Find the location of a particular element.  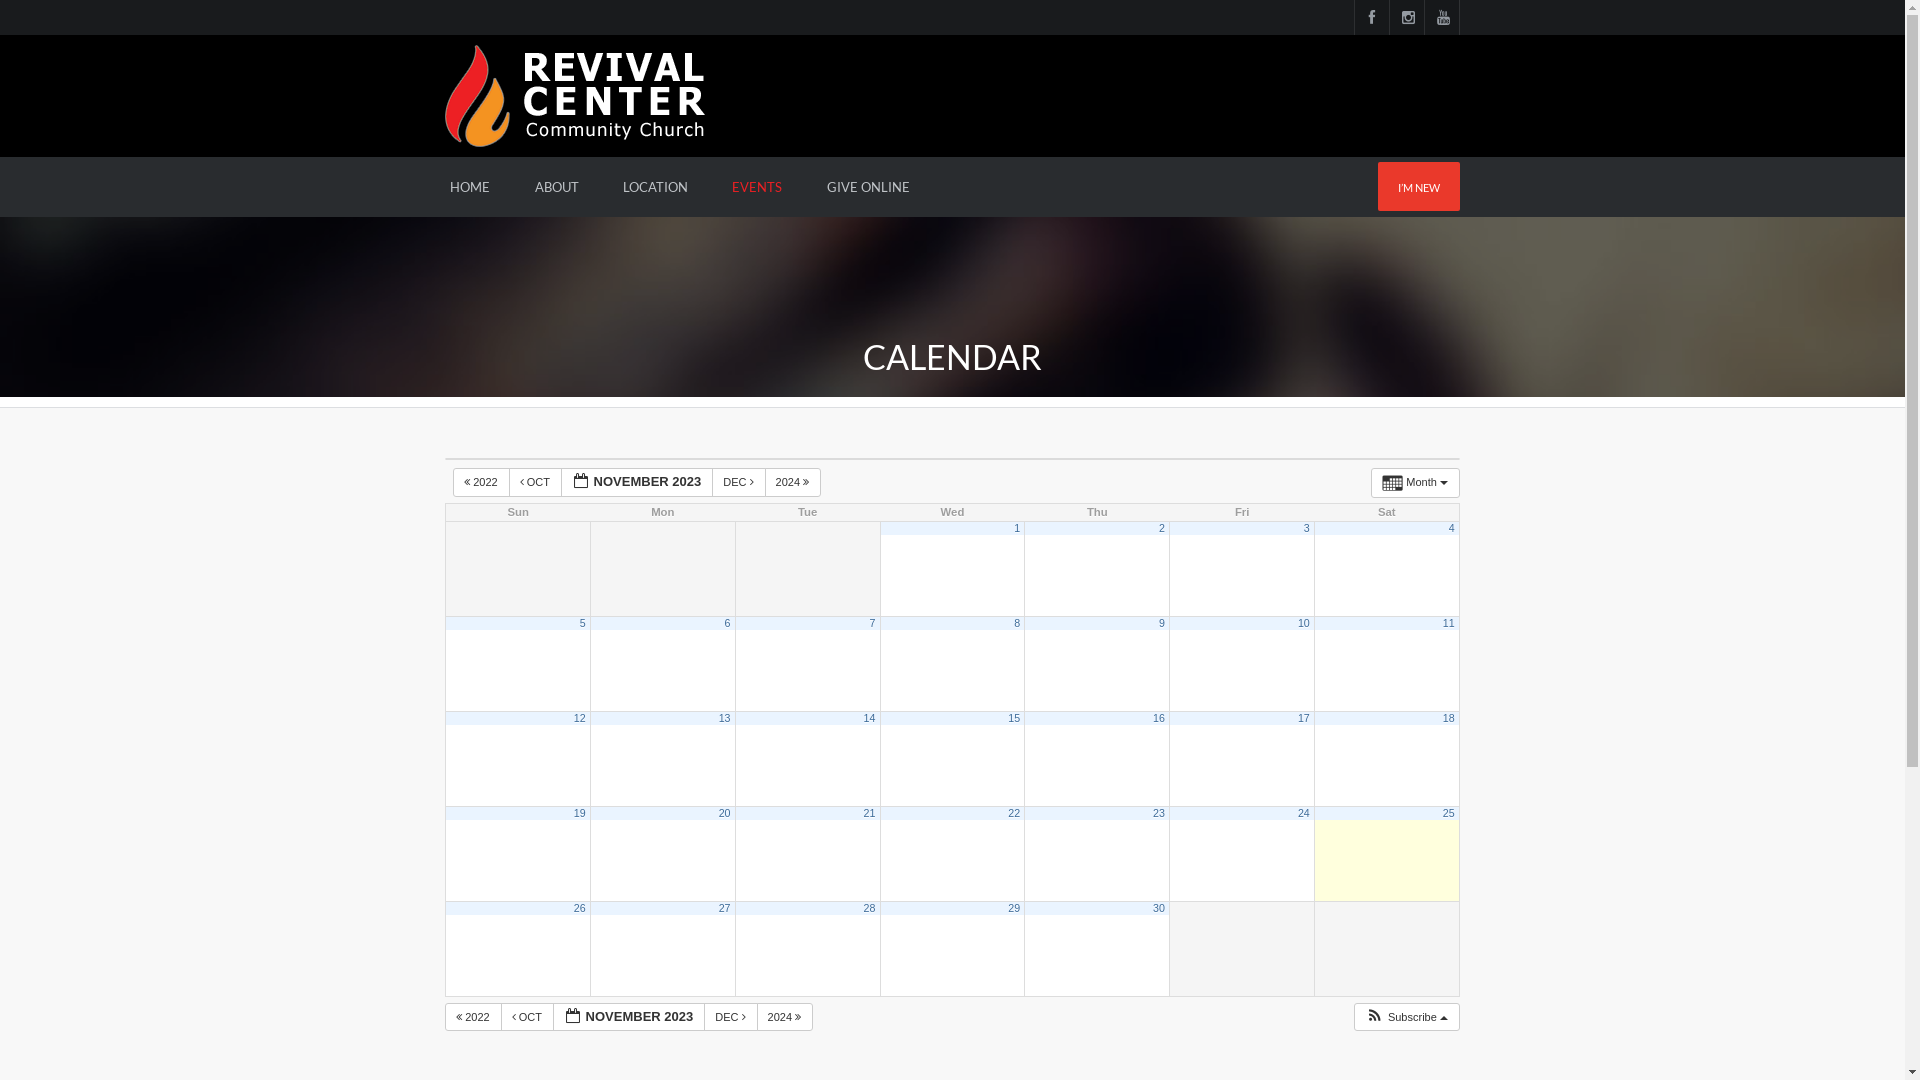

'18' is located at coordinates (1449, 716).